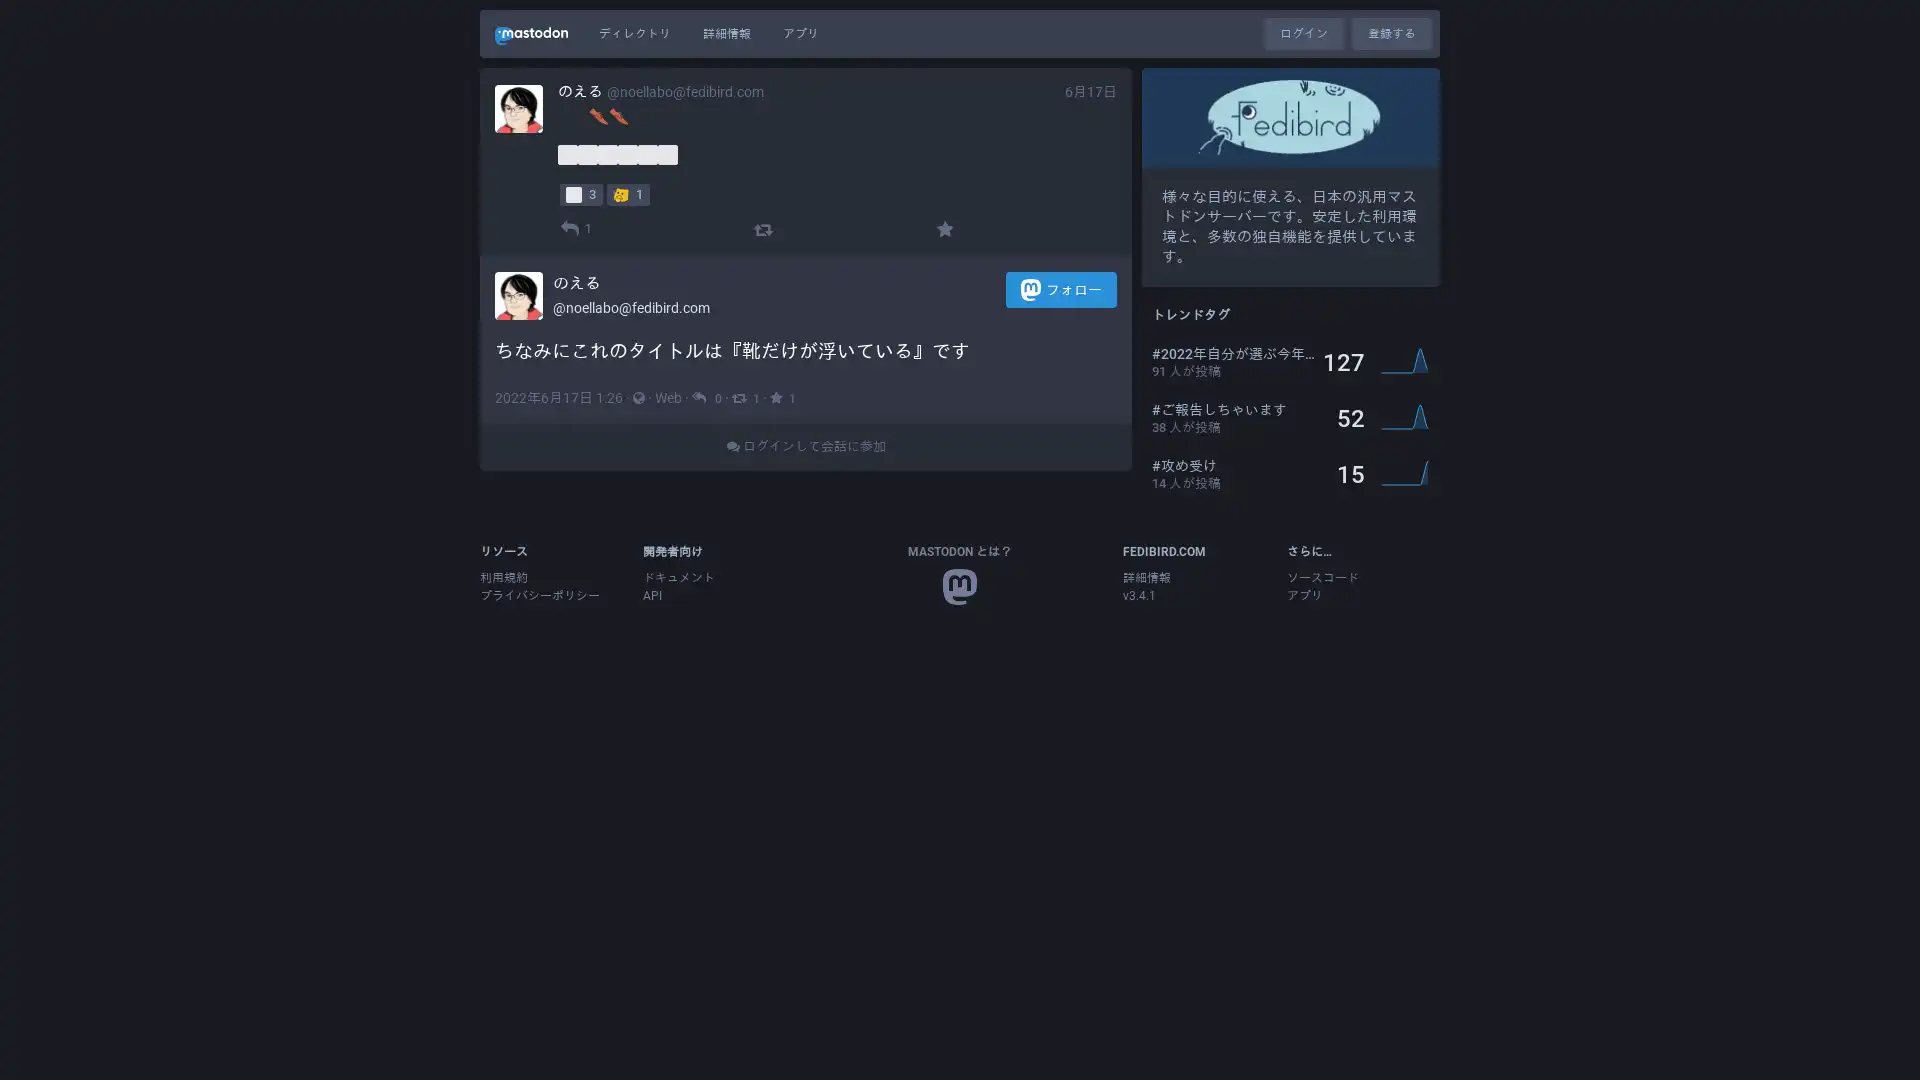 Image resolution: width=1920 pixels, height=1080 pixels. What do you see at coordinates (627, 193) in the screenshot?
I see `:blobcatthink 1` at bounding box center [627, 193].